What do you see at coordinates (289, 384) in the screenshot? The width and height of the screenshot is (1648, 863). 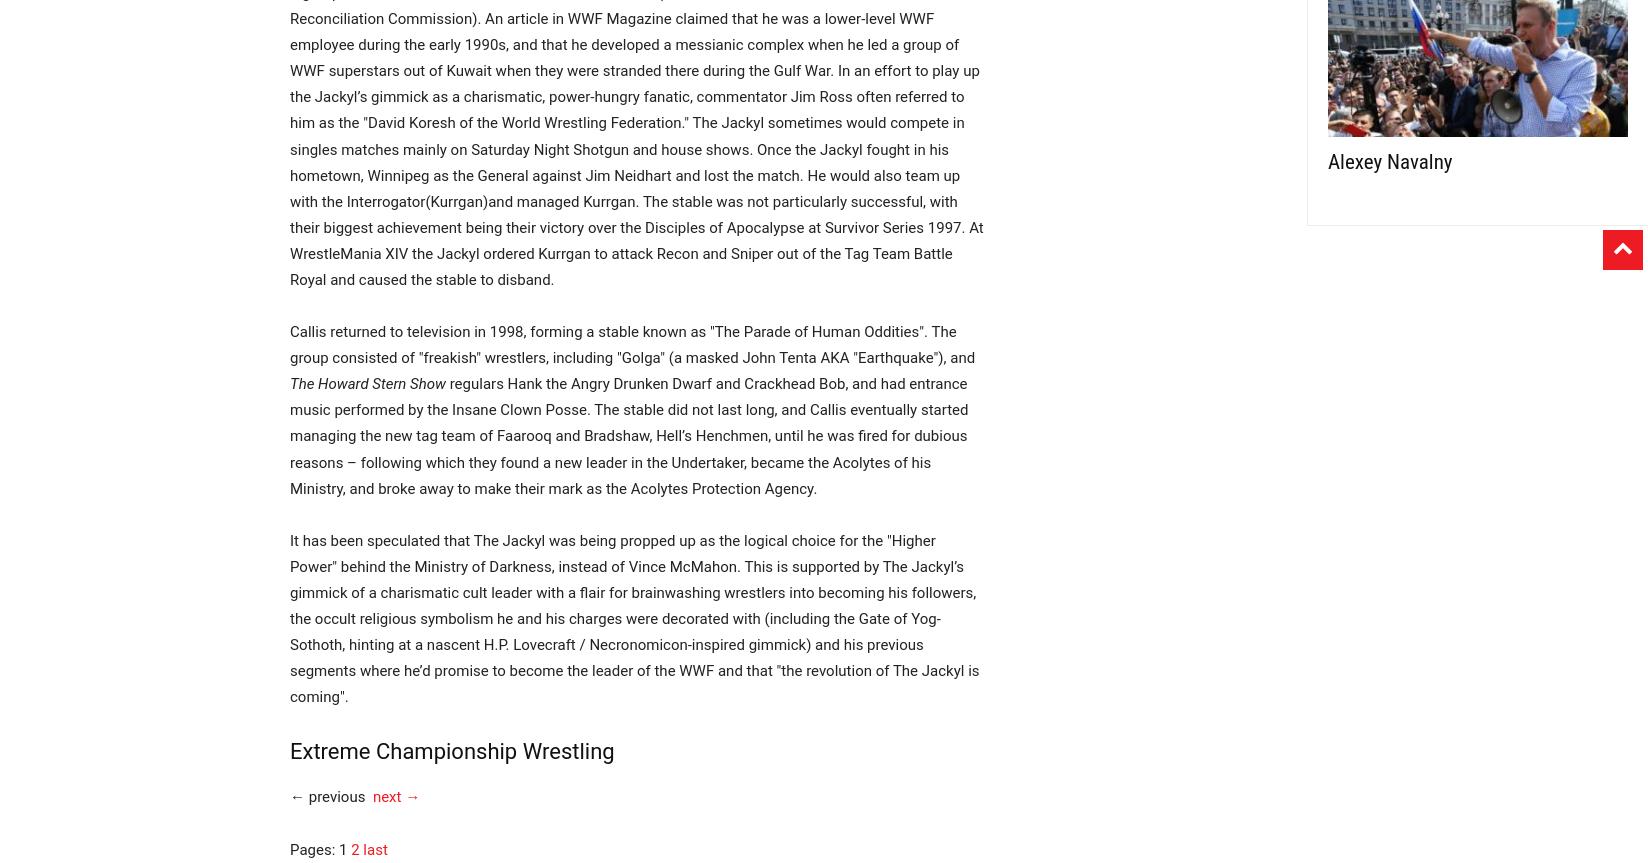 I see `'The Howard Stern Show'` at bounding box center [289, 384].